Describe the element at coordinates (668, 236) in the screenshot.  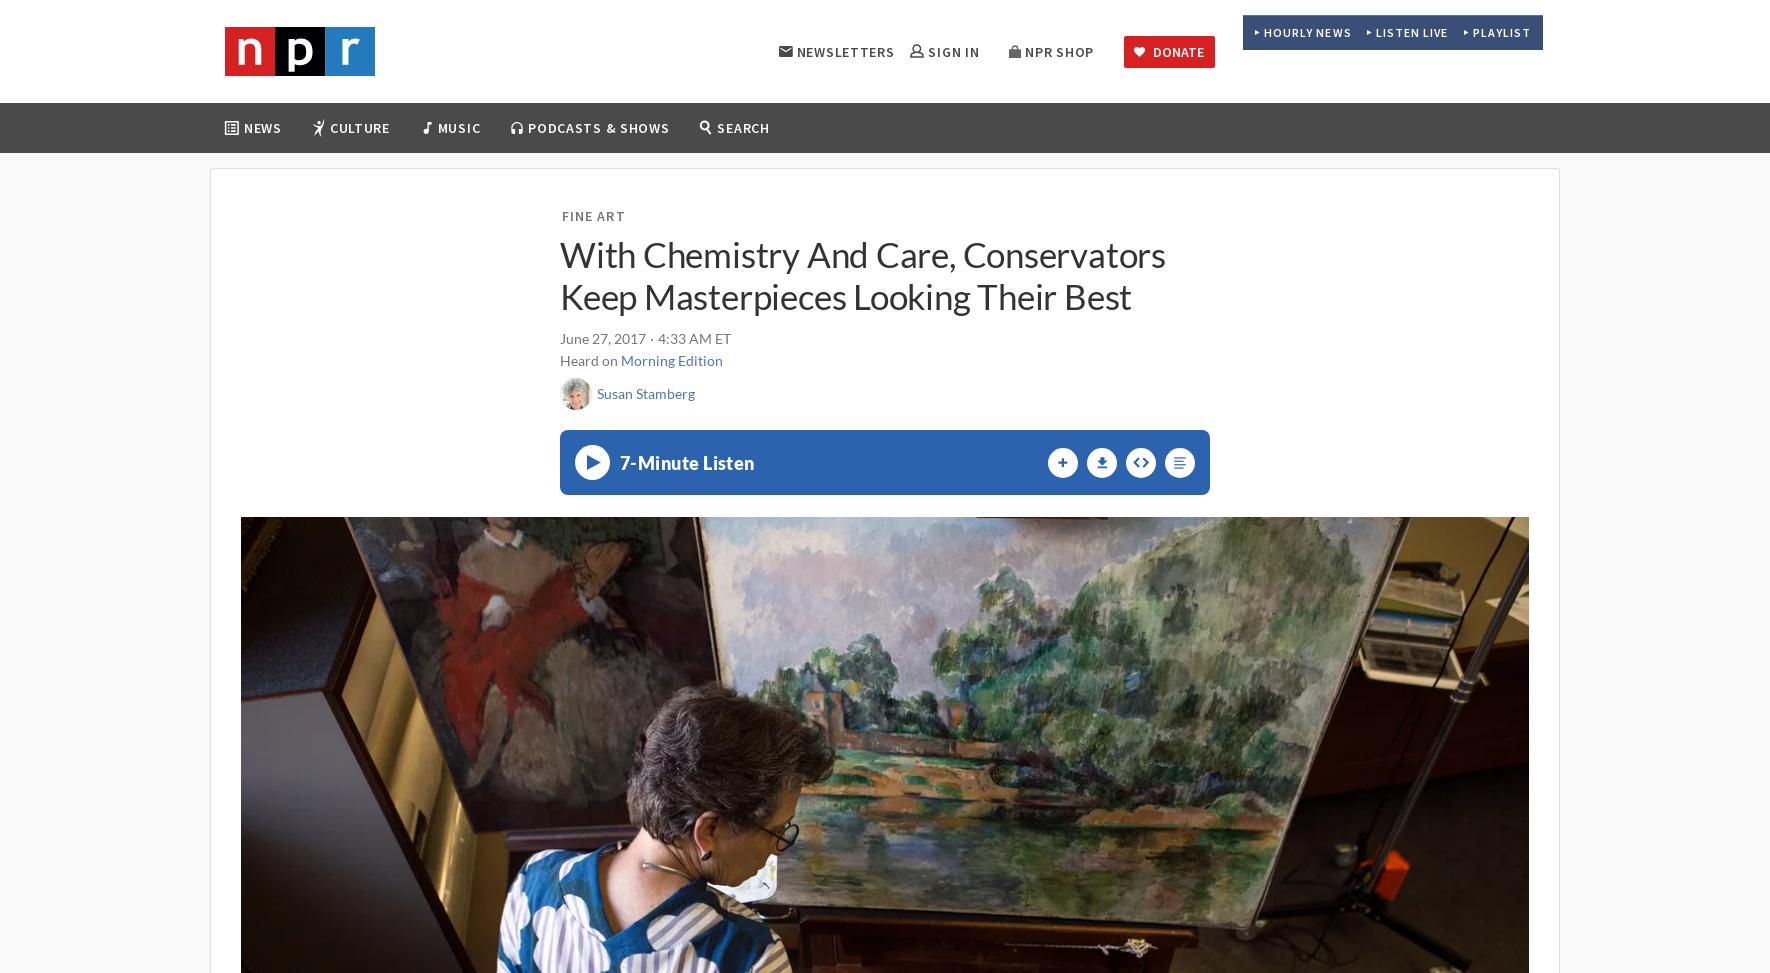
I see `'Music Features'` at that location.